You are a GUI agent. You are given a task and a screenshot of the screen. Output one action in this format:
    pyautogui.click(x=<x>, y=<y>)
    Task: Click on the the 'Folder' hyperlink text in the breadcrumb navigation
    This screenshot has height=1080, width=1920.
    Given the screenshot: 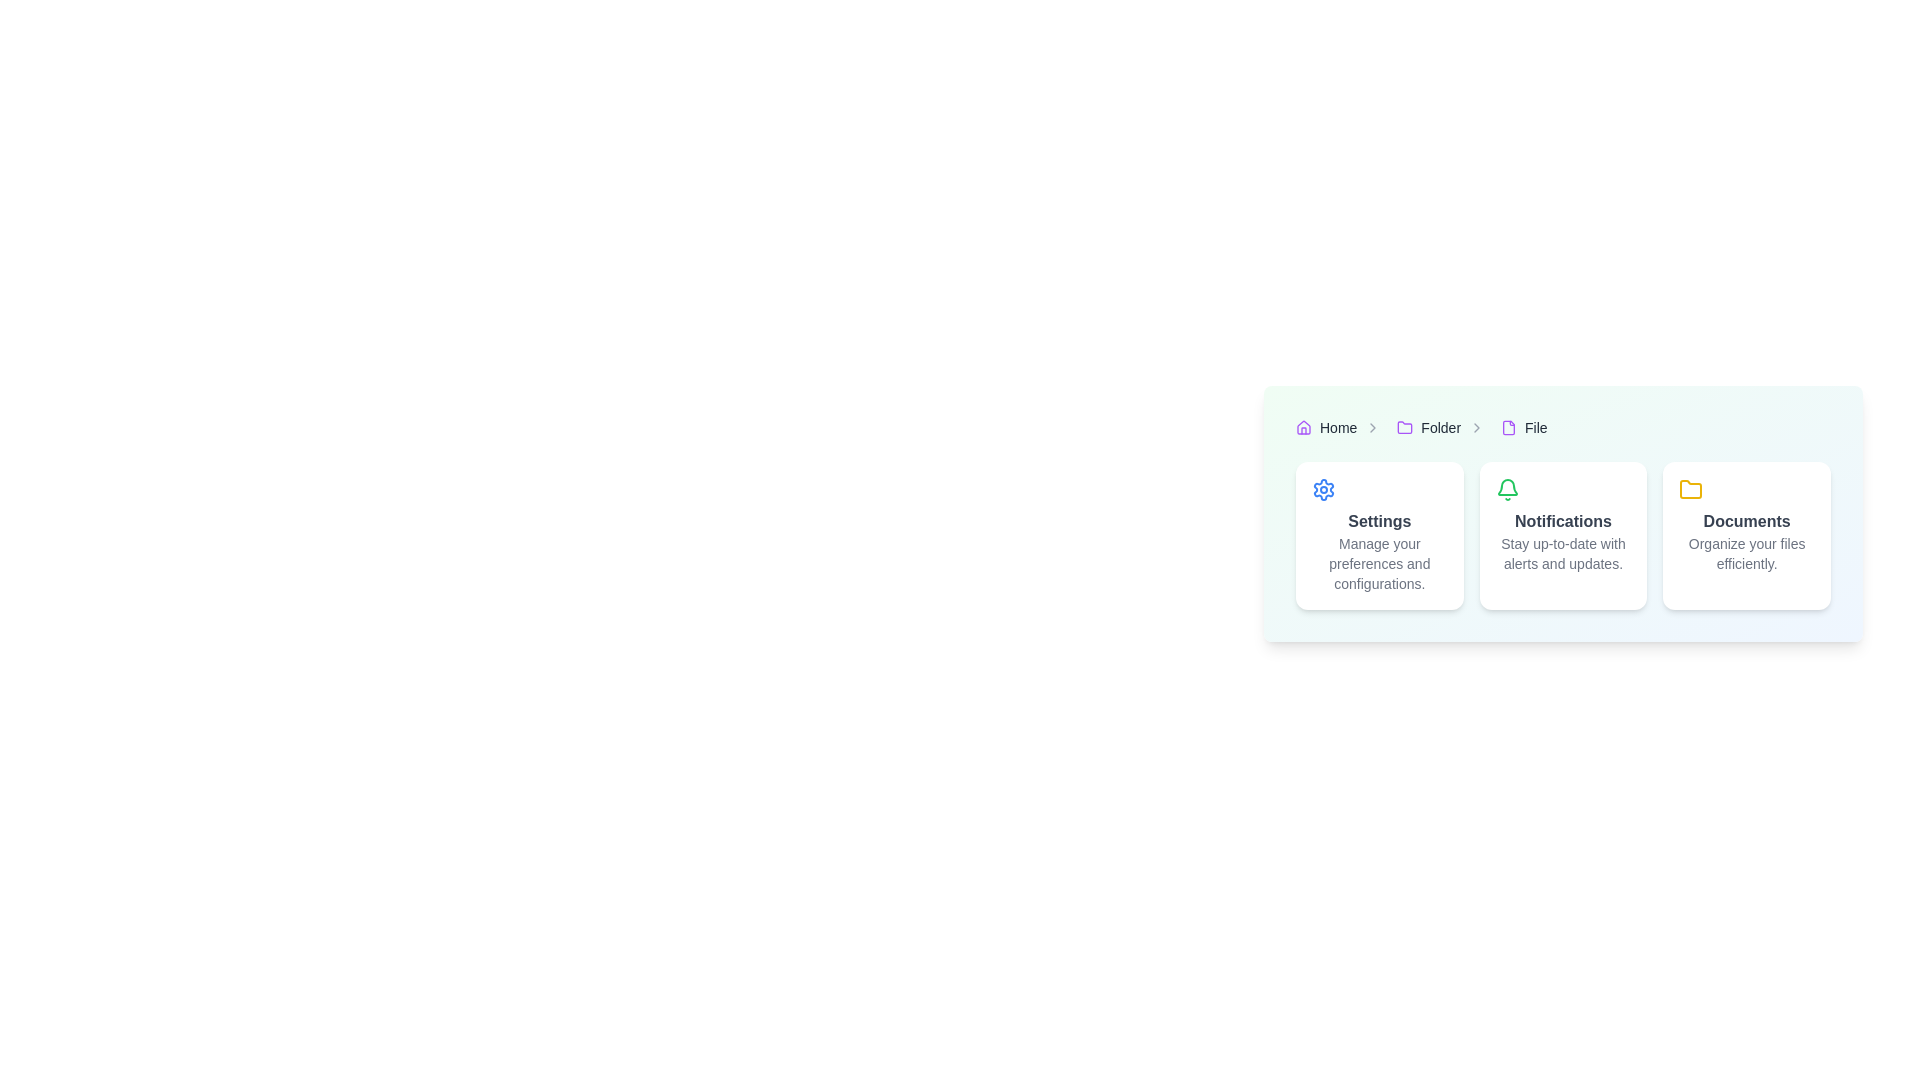 What is the action you would take?
    pyautogui.click(x=1440, y=427)
    